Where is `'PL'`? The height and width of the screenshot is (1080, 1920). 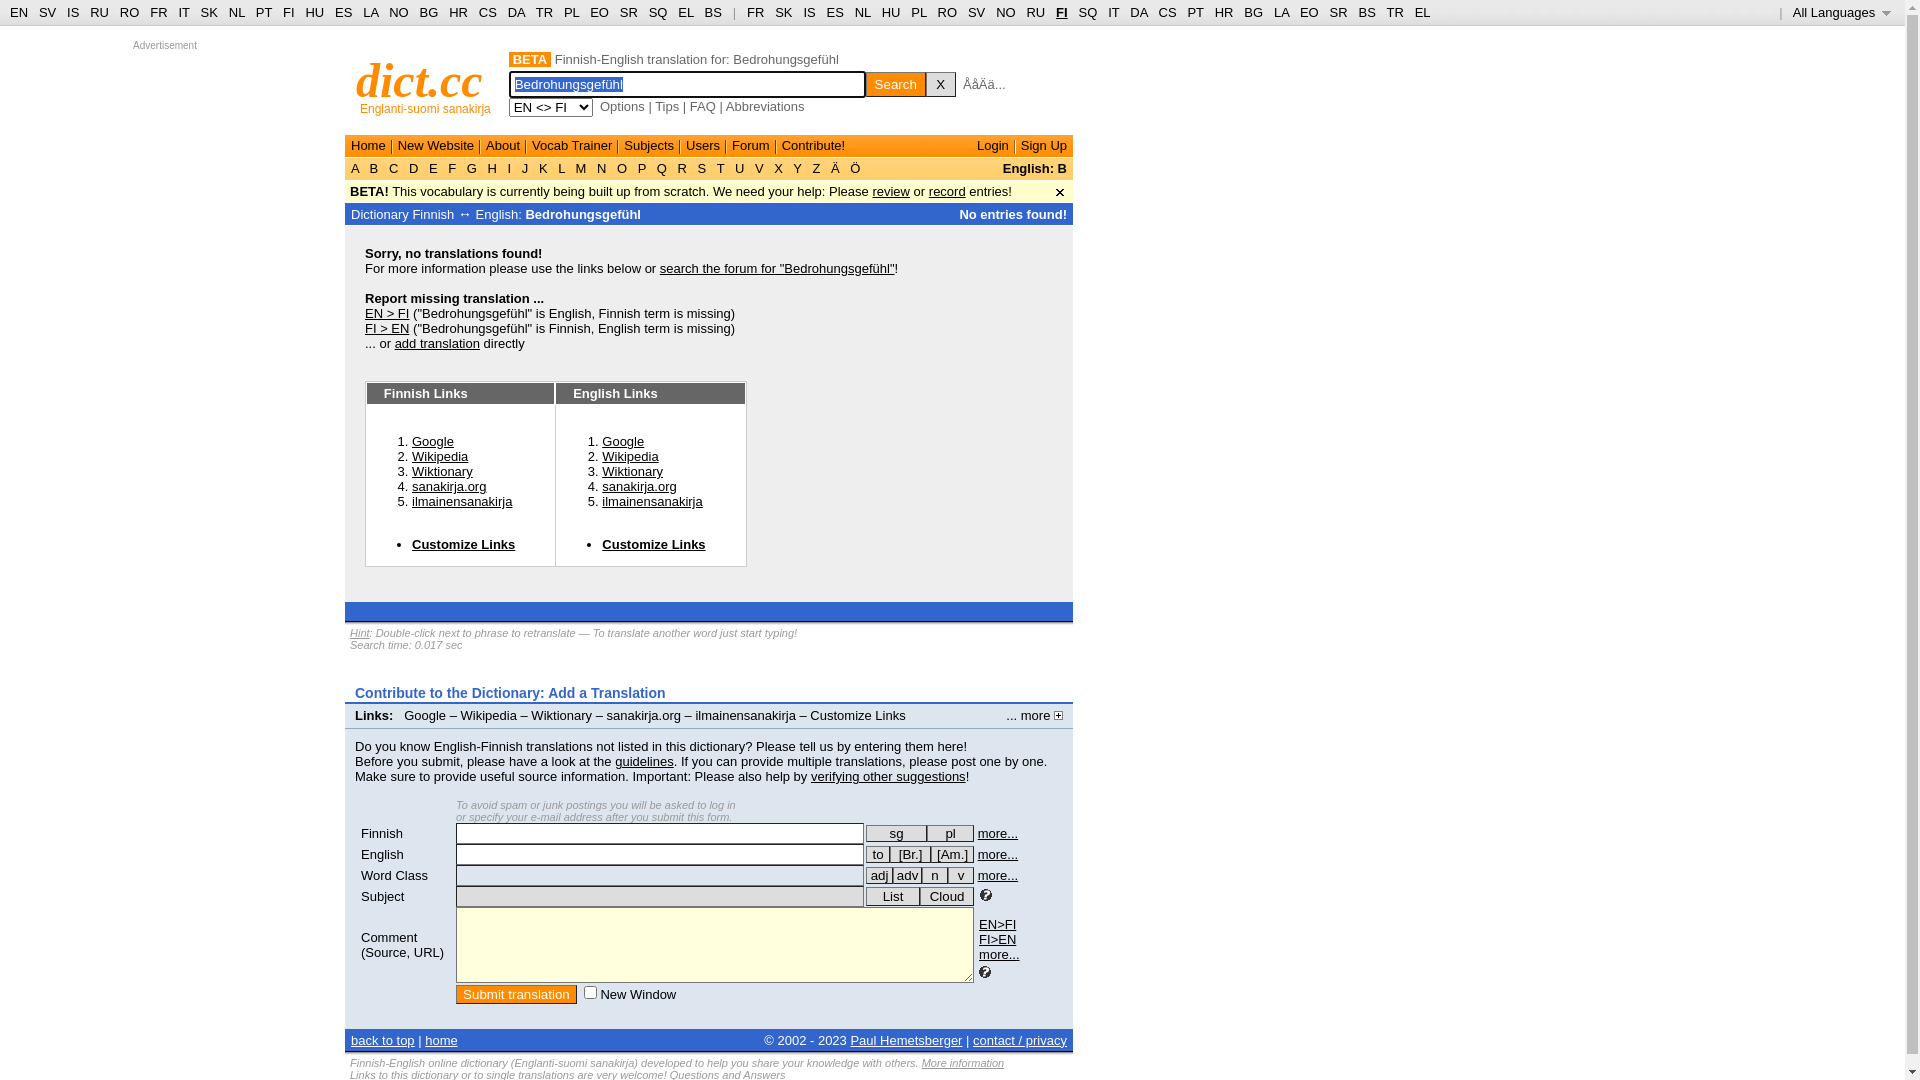
'PL' is located at coordinates (570, 12).